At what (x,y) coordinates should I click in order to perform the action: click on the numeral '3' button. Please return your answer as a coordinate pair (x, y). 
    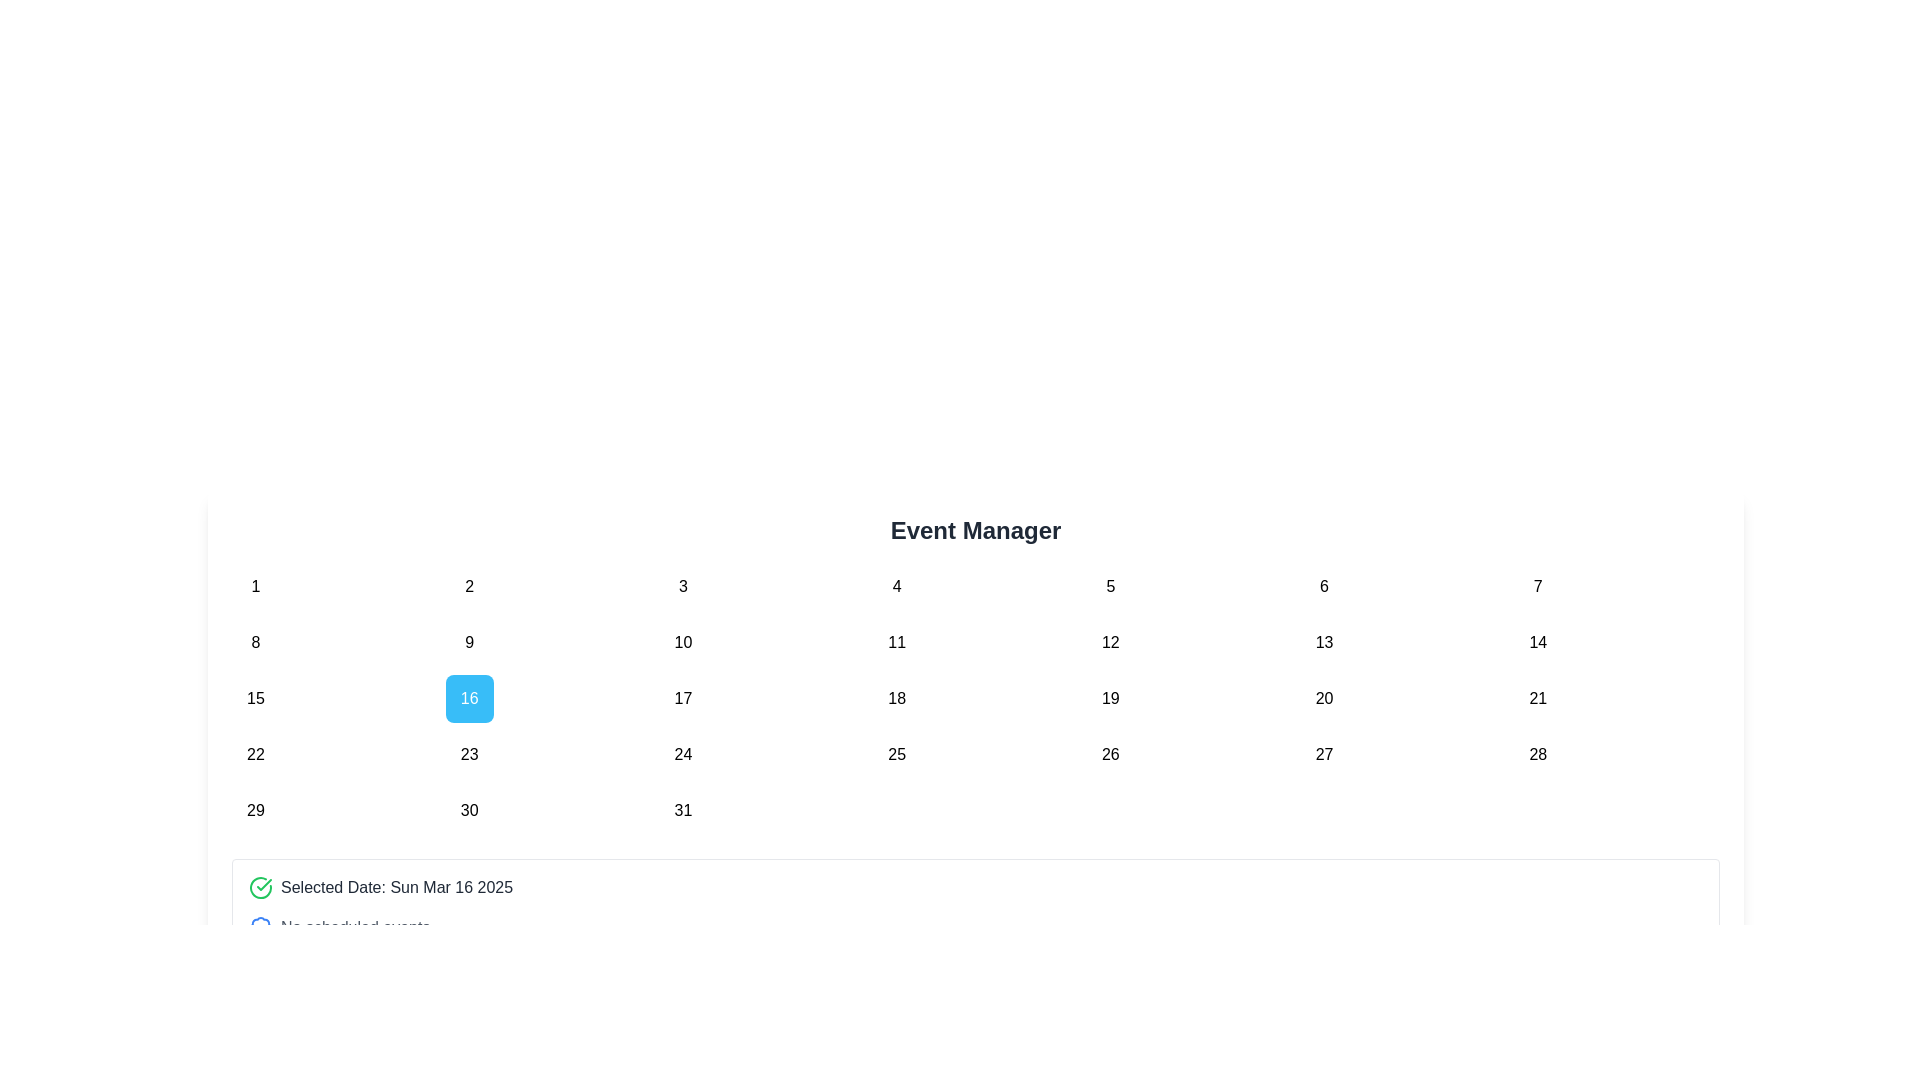
    Looking at the image, I should click on (683, 585).